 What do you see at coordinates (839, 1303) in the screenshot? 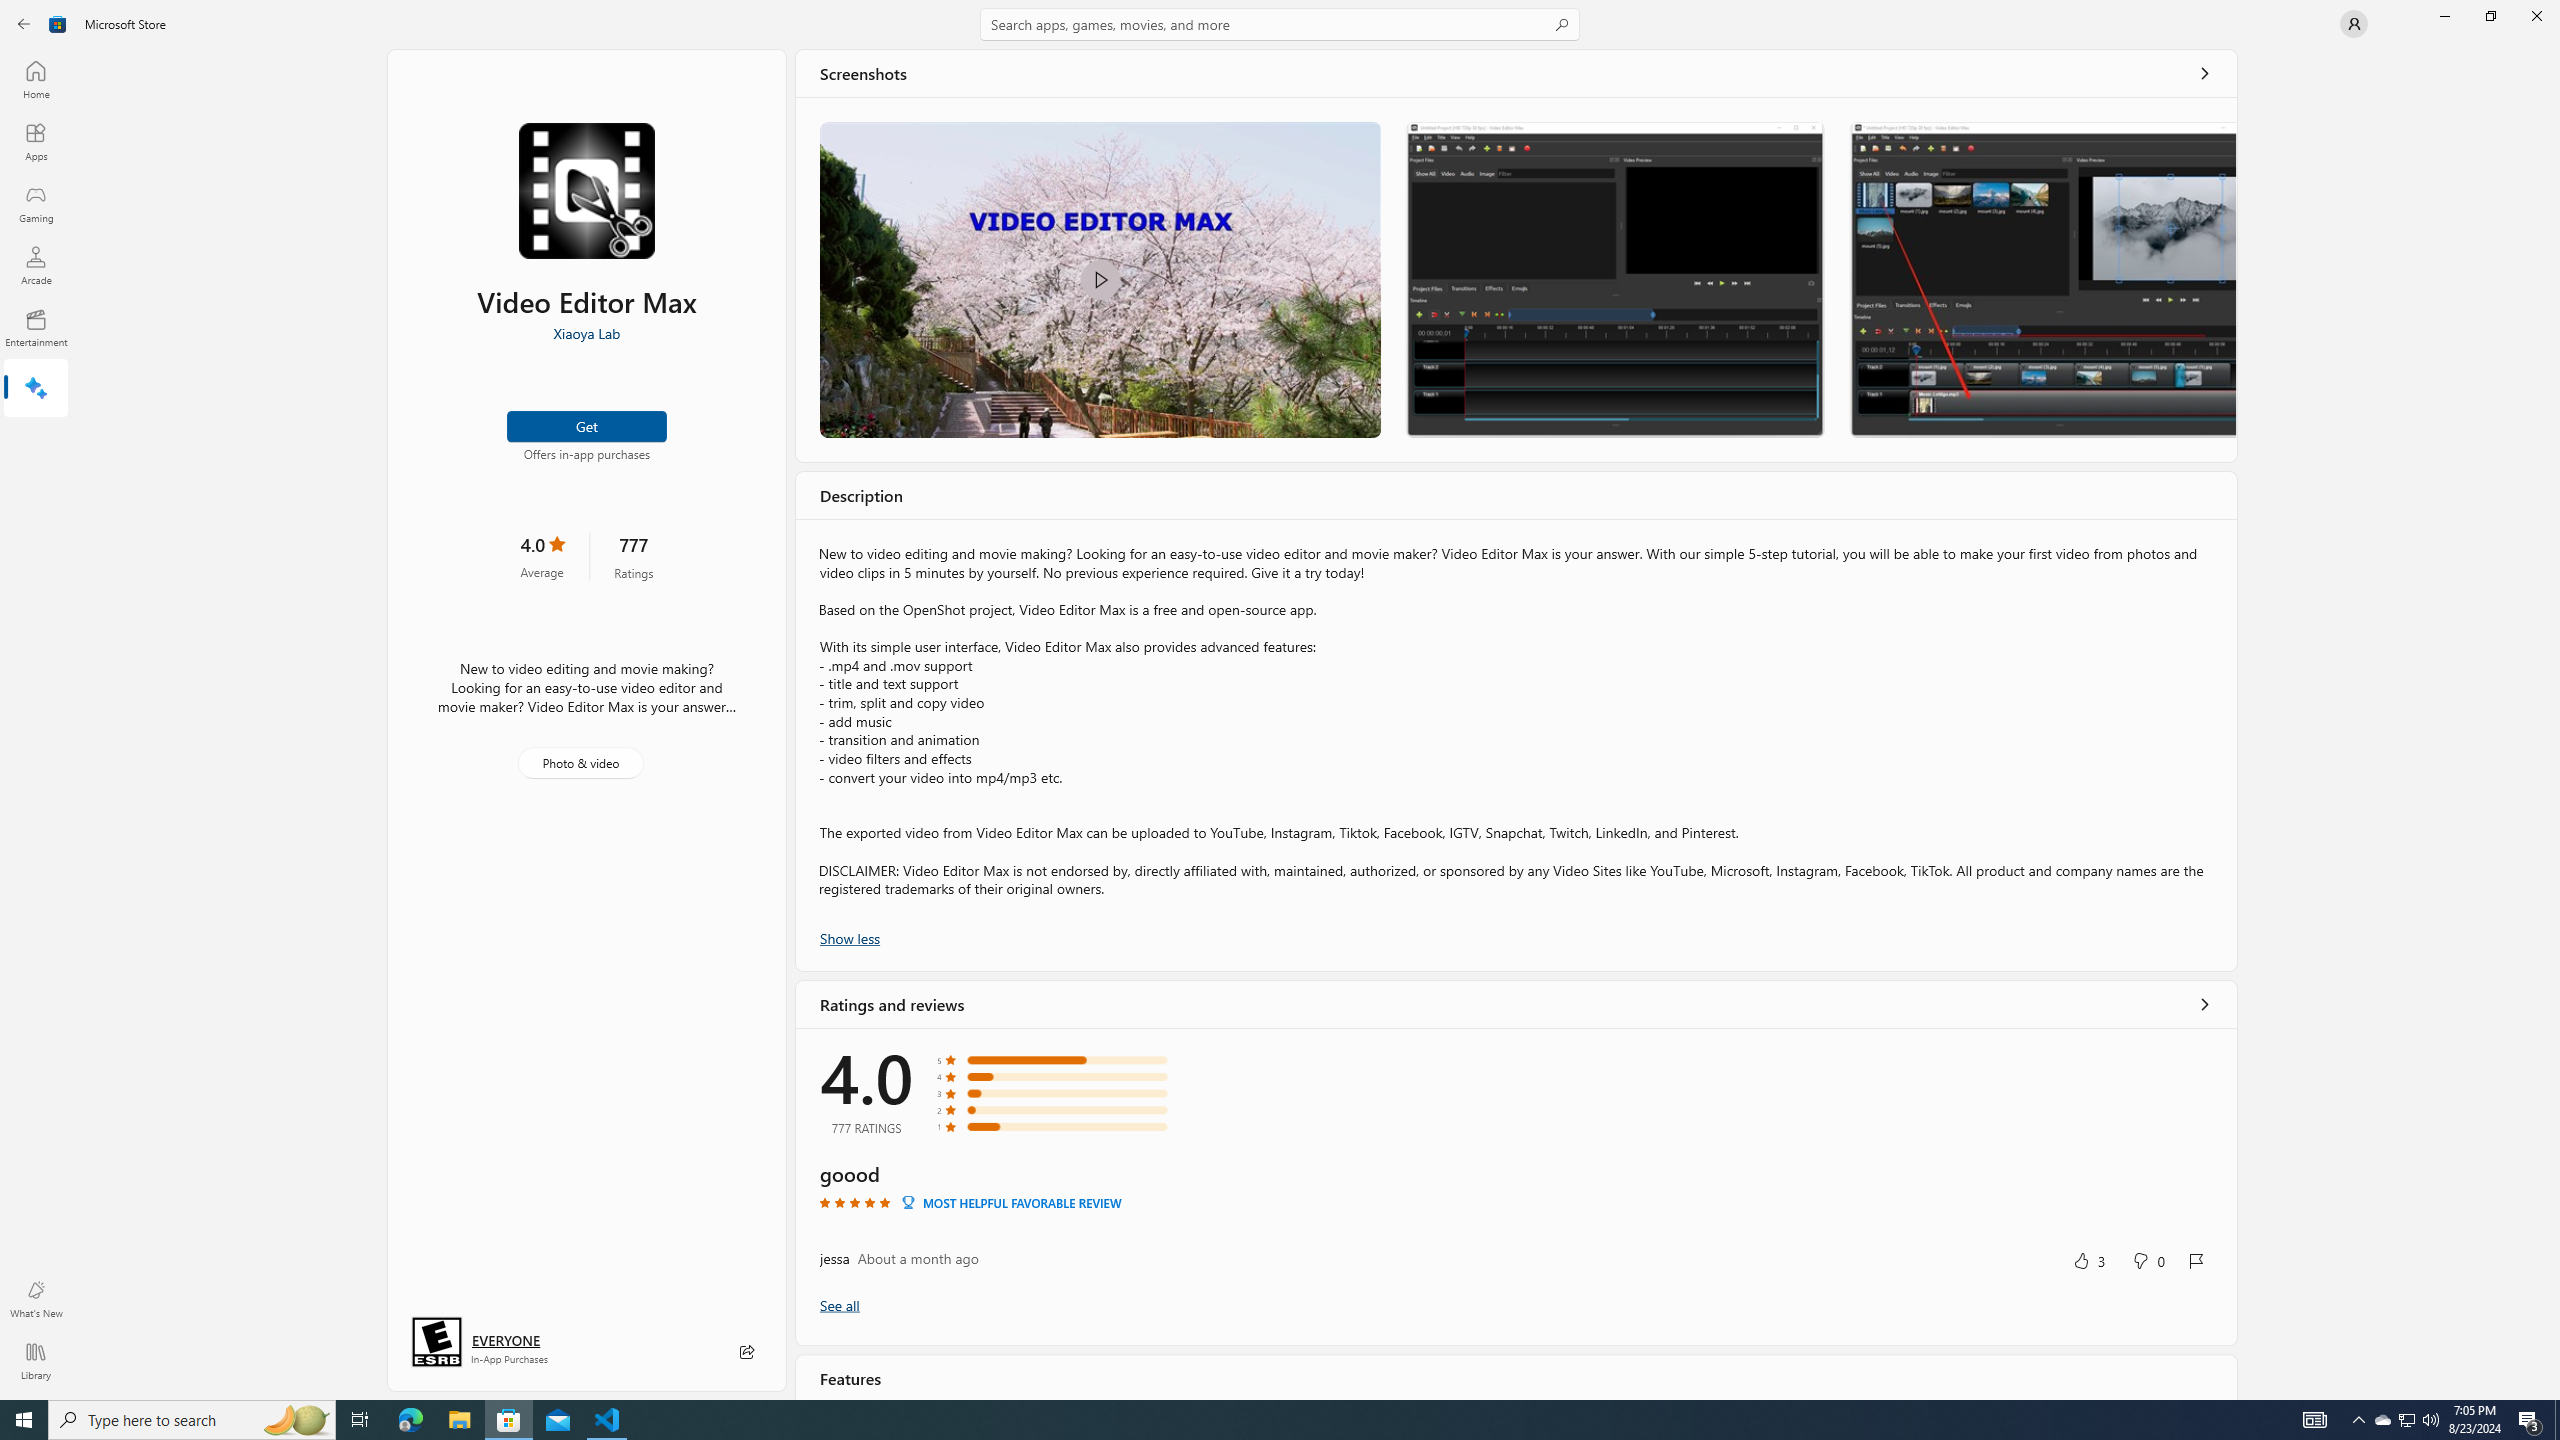
I see `'Show all ratings and reviews'` at bounding box center [839, 1303].